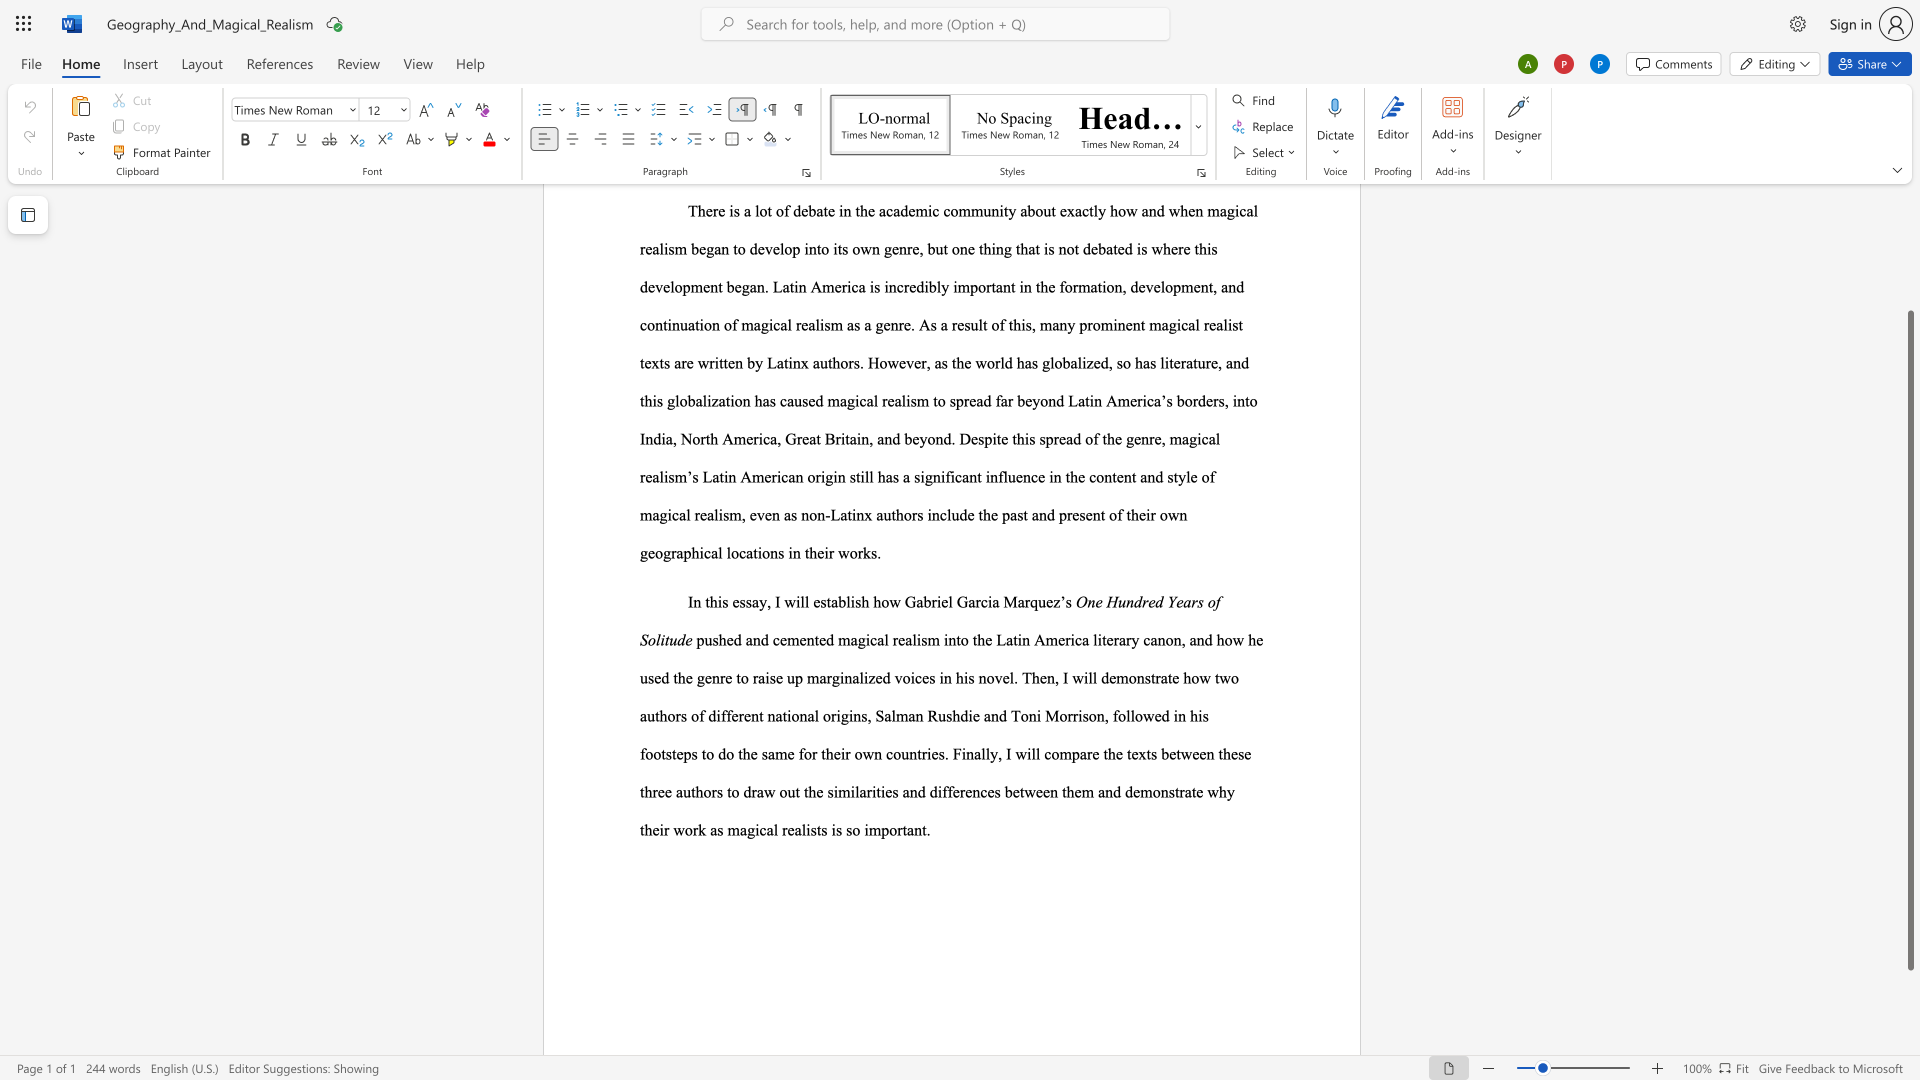 The height and width of the screenshot is (1080, 1920). Describe the element at coordinates (1909, 300) in the screenshot. I see `the scrollbar` at that location.